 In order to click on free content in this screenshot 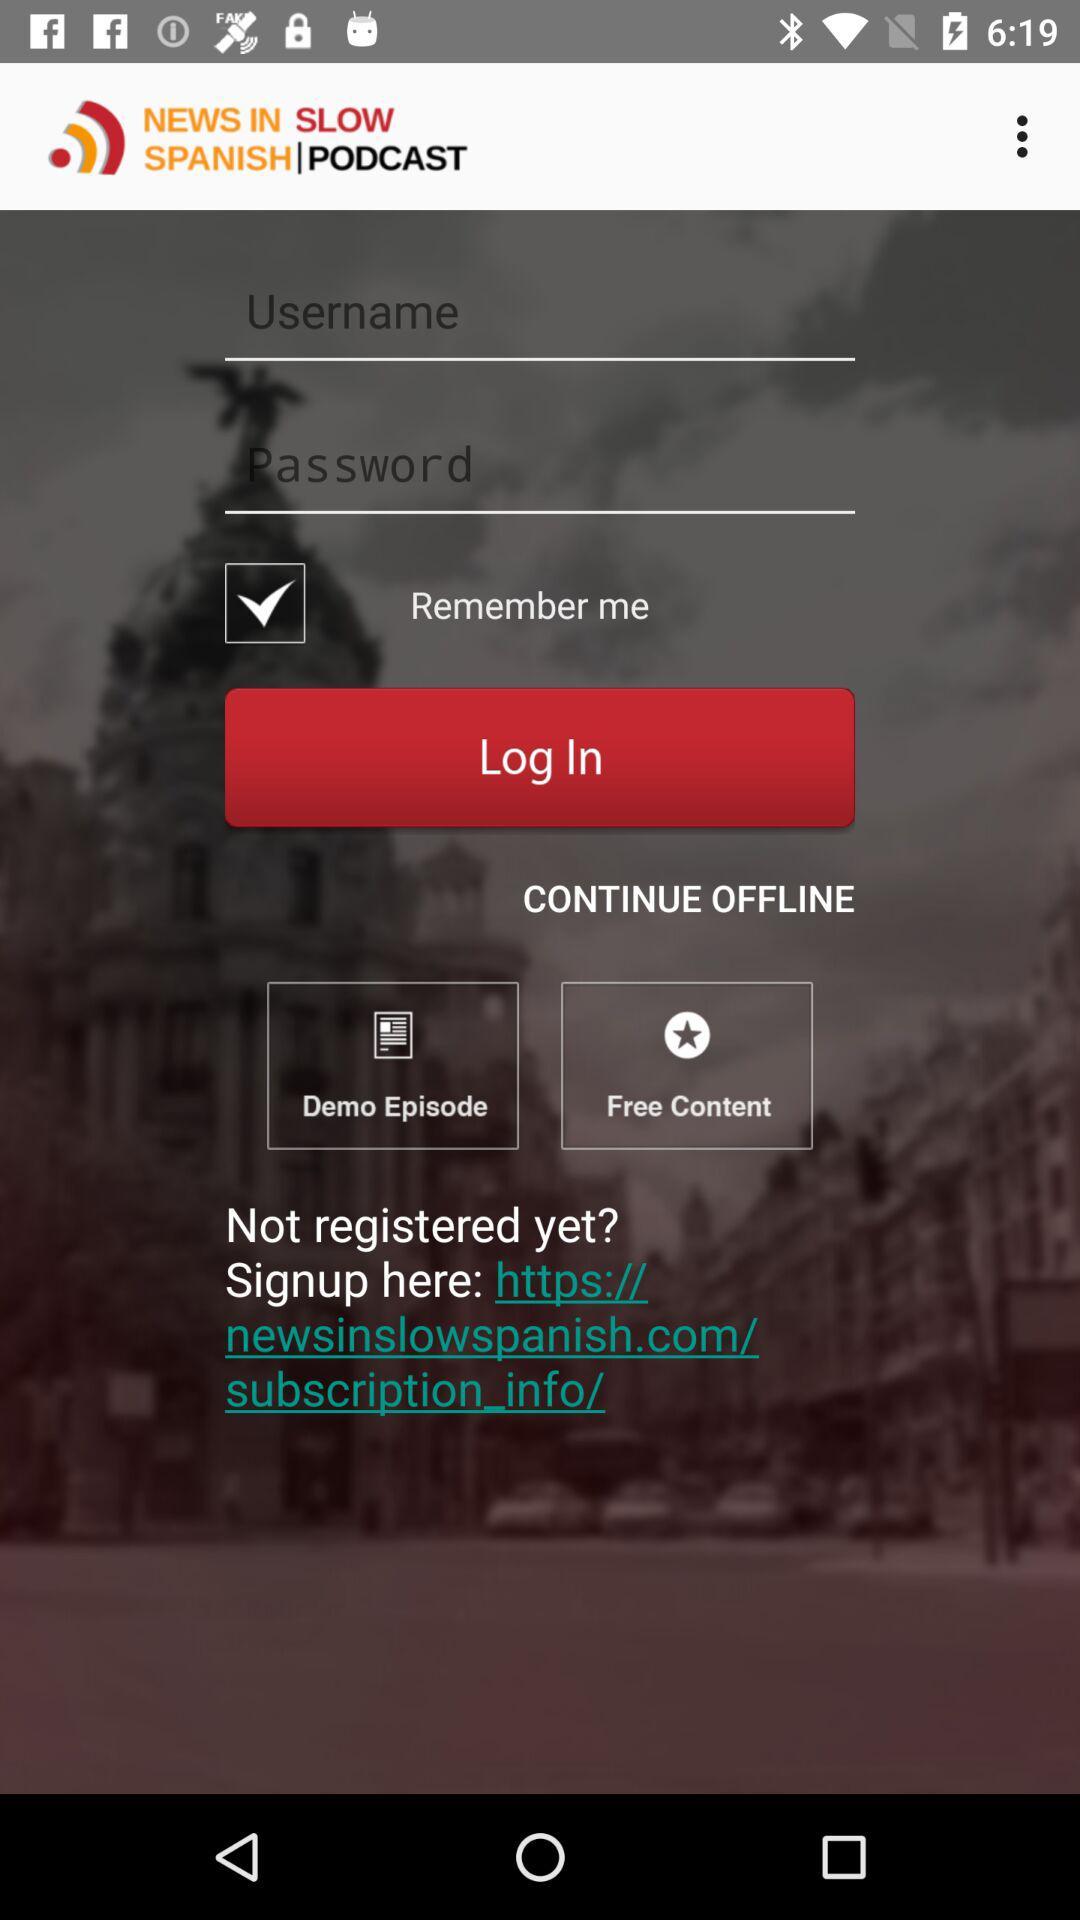, I will do `click(685, 1064)`.